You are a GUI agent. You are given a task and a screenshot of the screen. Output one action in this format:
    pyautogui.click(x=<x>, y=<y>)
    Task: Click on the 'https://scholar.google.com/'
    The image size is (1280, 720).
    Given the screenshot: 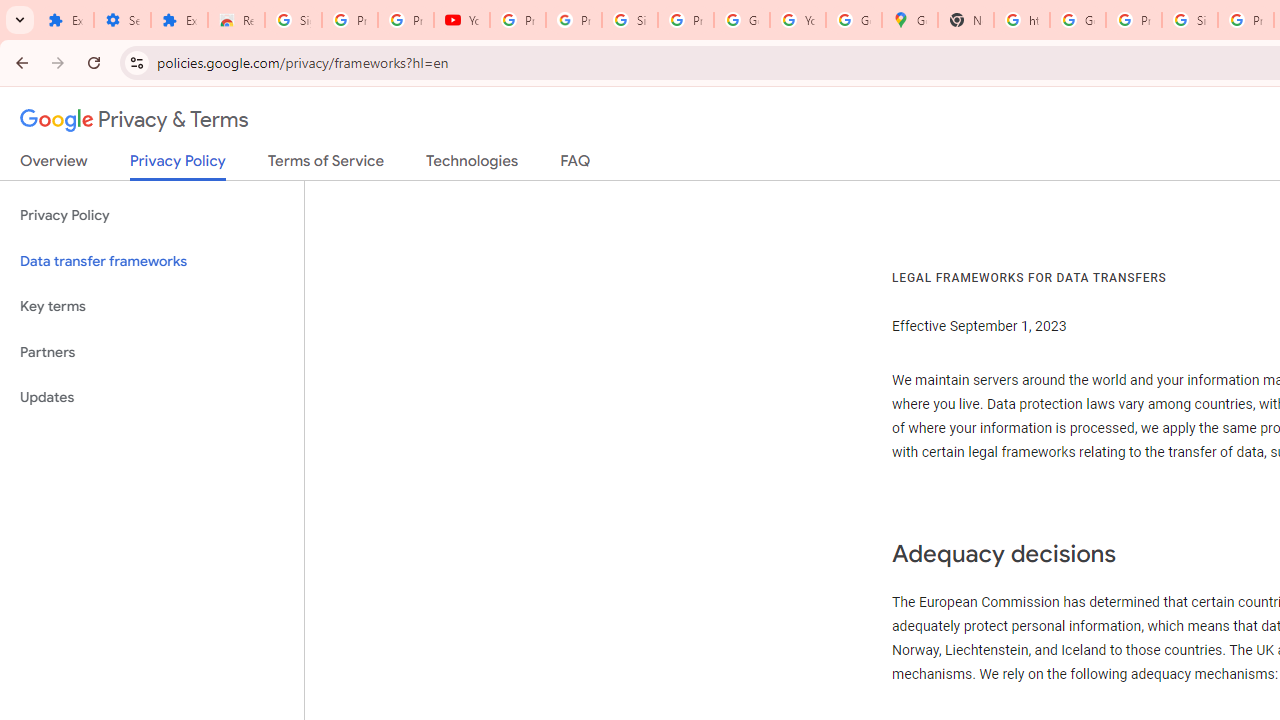 What is the action you would take?
    pyautogui.click(x=1022, y=20)
    